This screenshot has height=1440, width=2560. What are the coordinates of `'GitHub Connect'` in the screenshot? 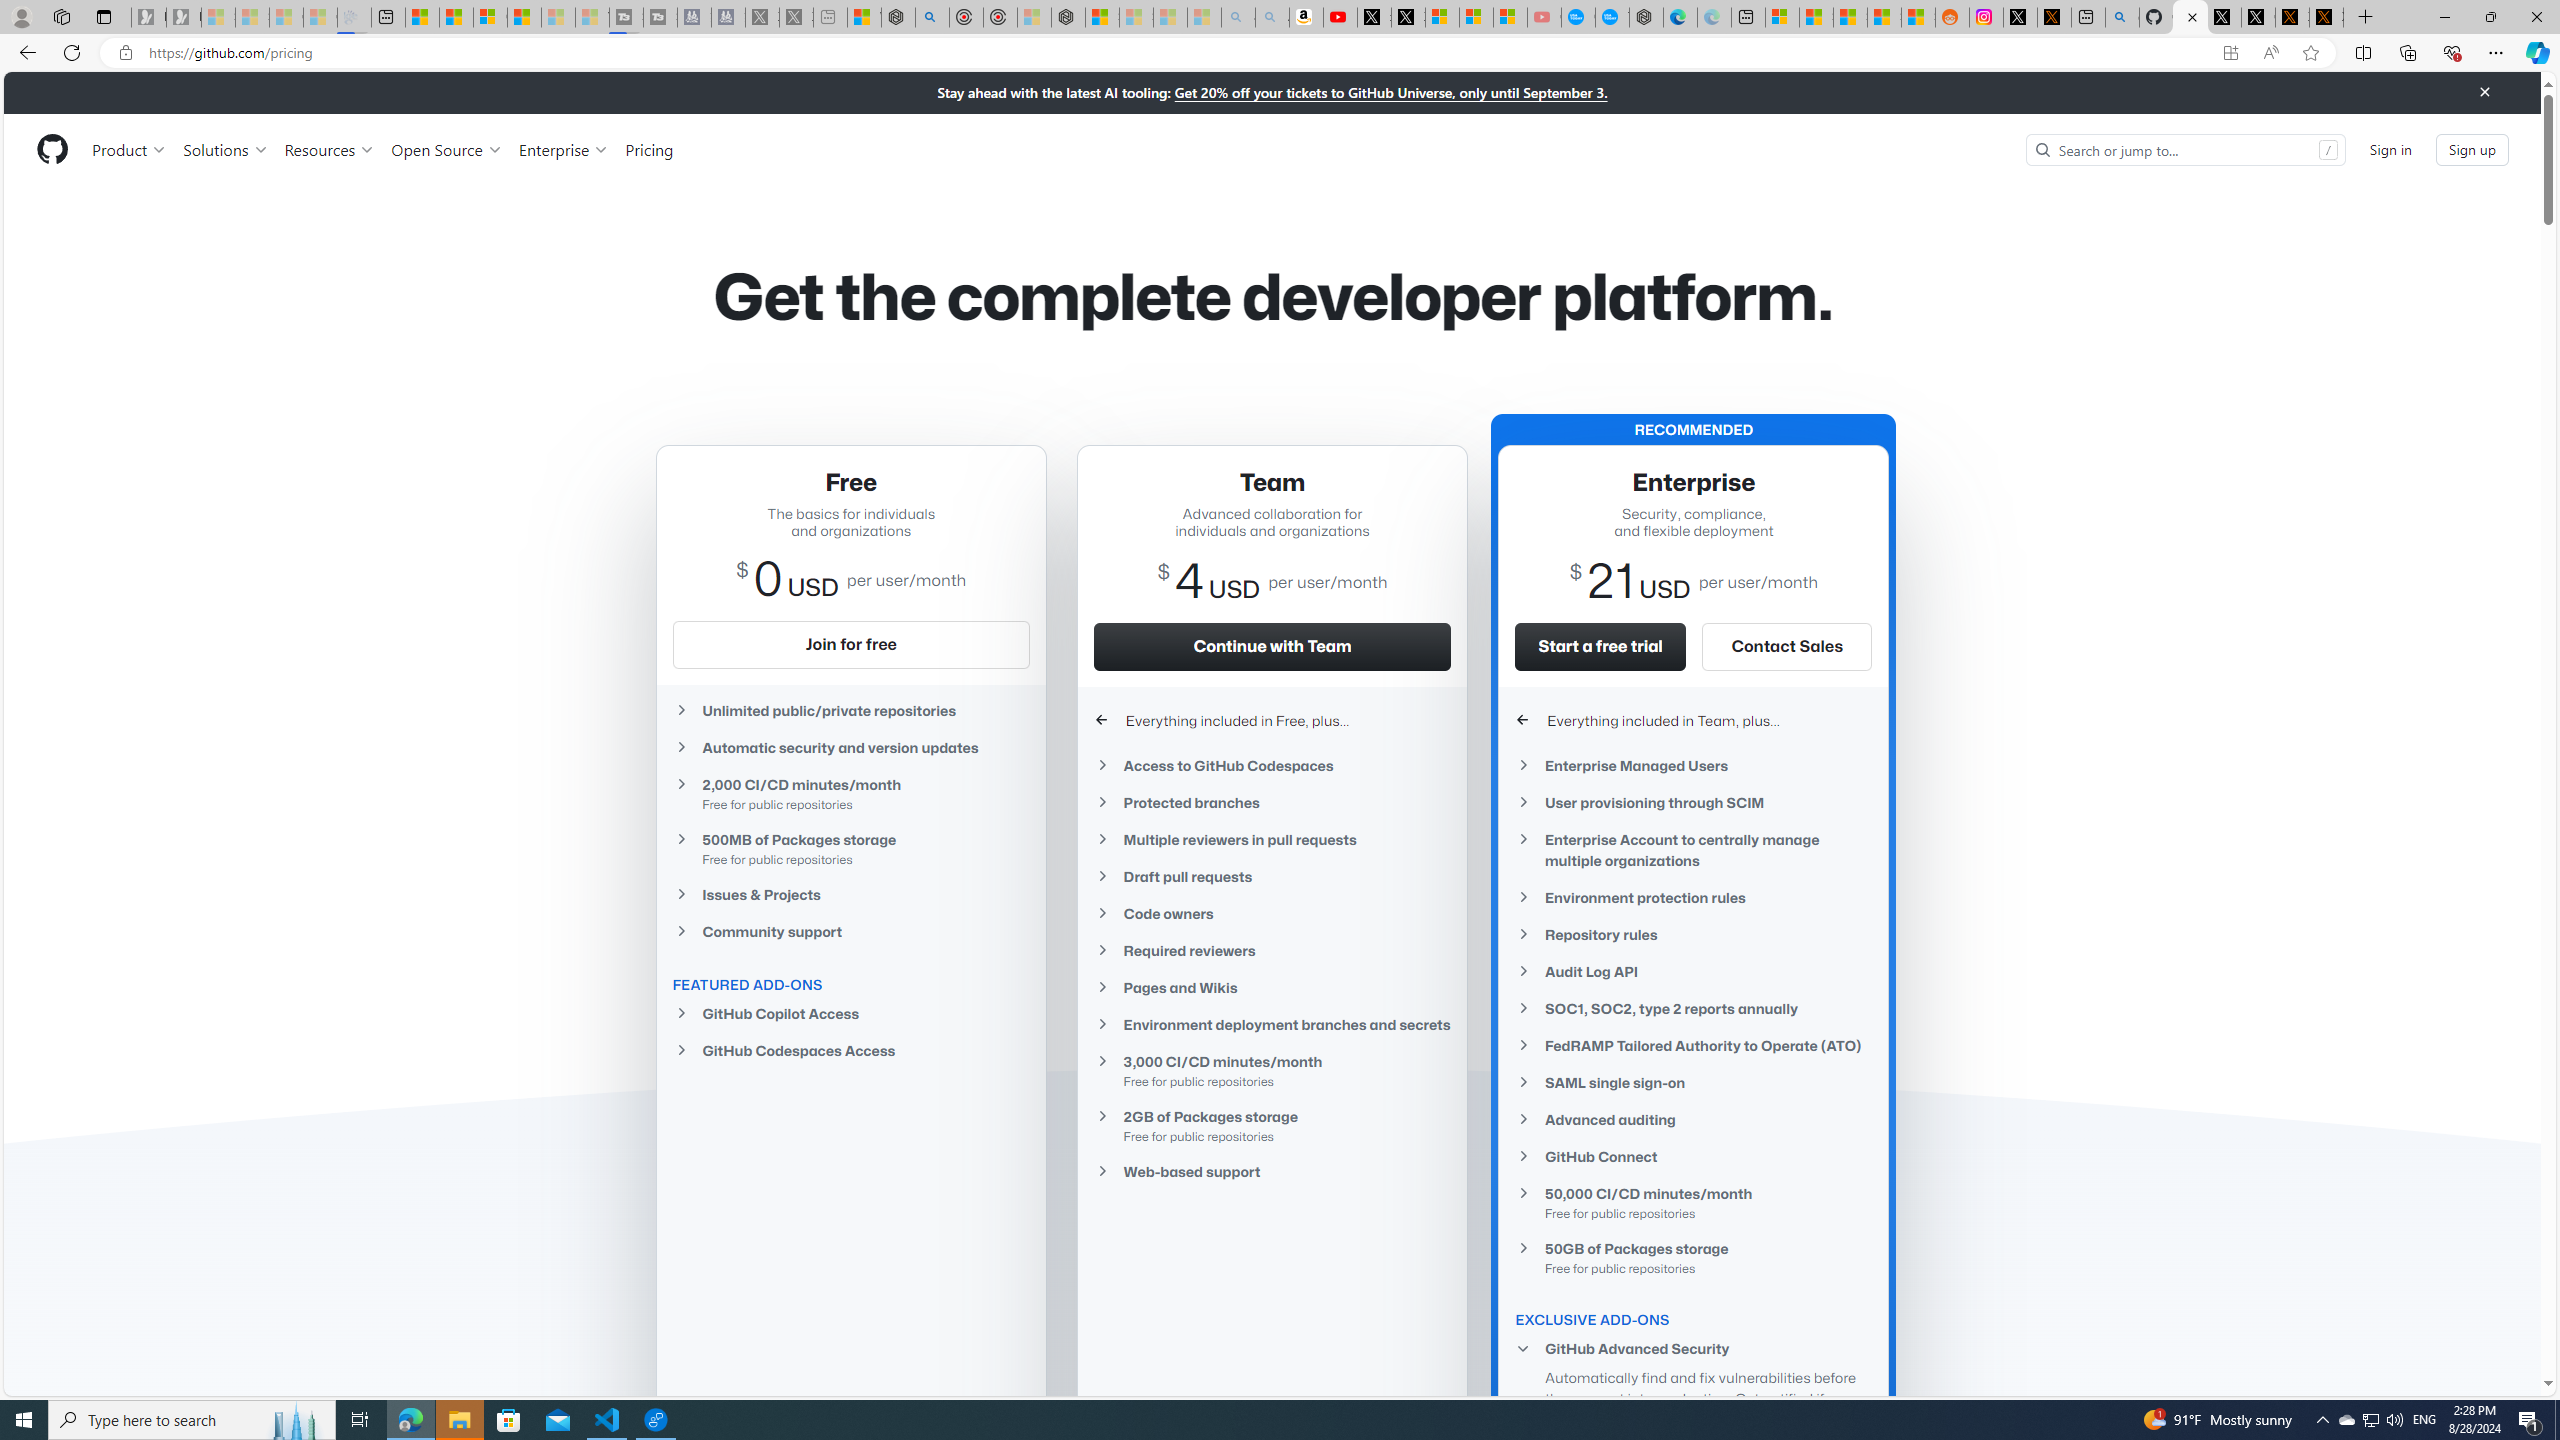 It's located at (1693, 1156).